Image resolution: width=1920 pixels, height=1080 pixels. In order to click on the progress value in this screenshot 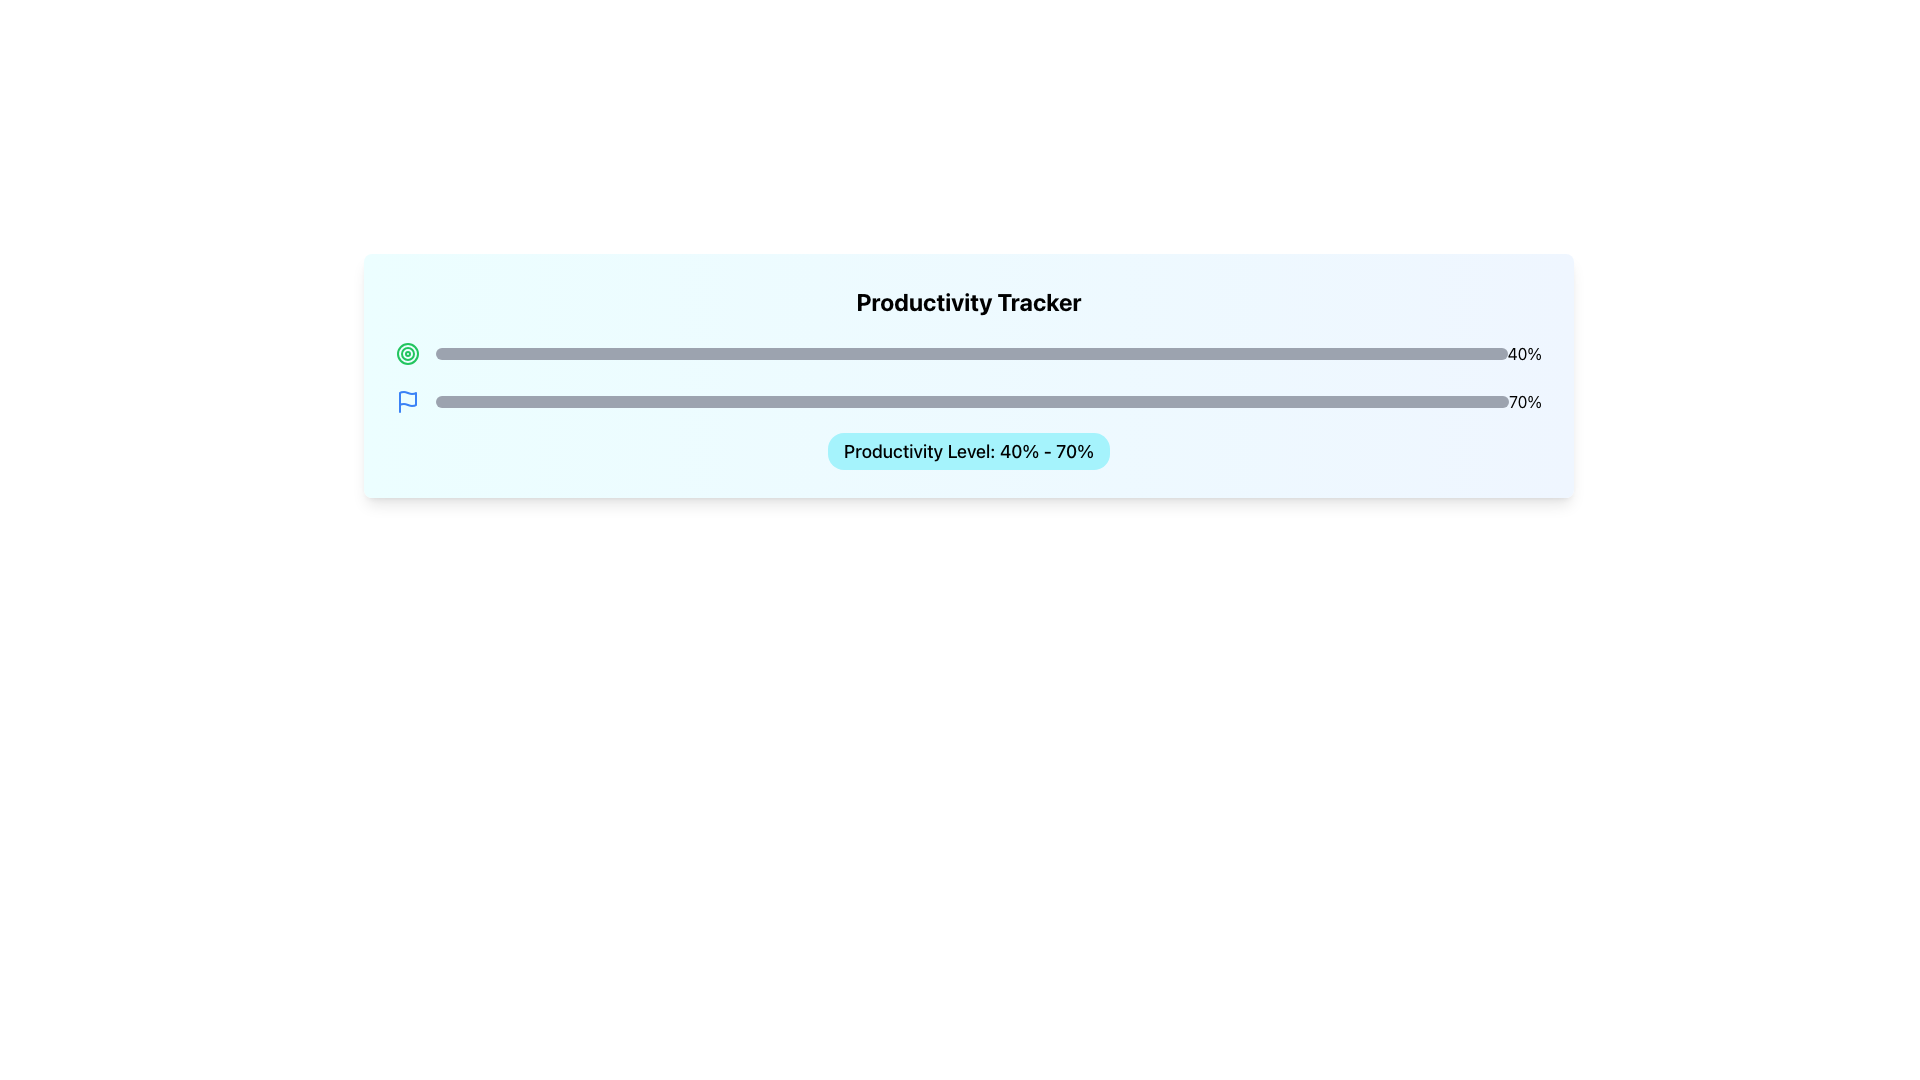, I will do `click(1261, 401)`.